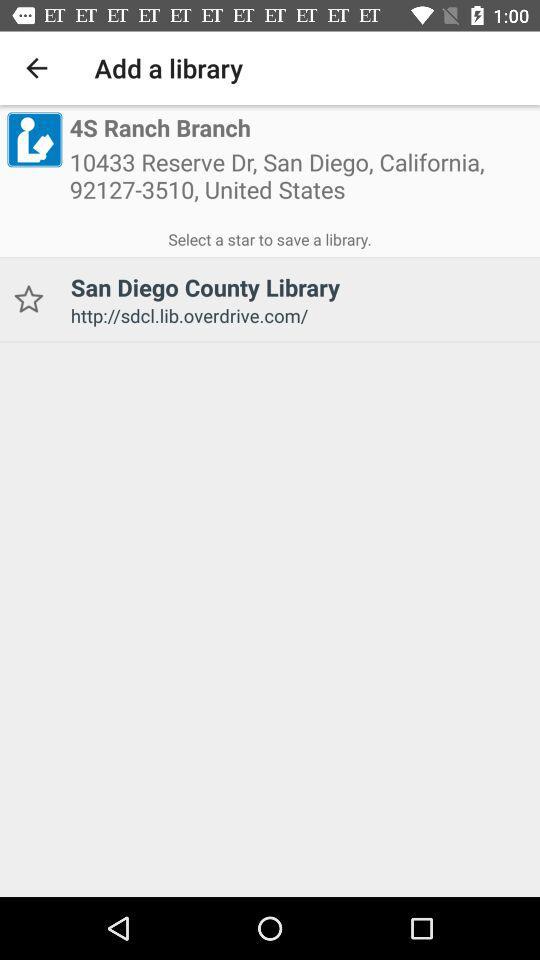  I want to click on library, so click(27, 298).